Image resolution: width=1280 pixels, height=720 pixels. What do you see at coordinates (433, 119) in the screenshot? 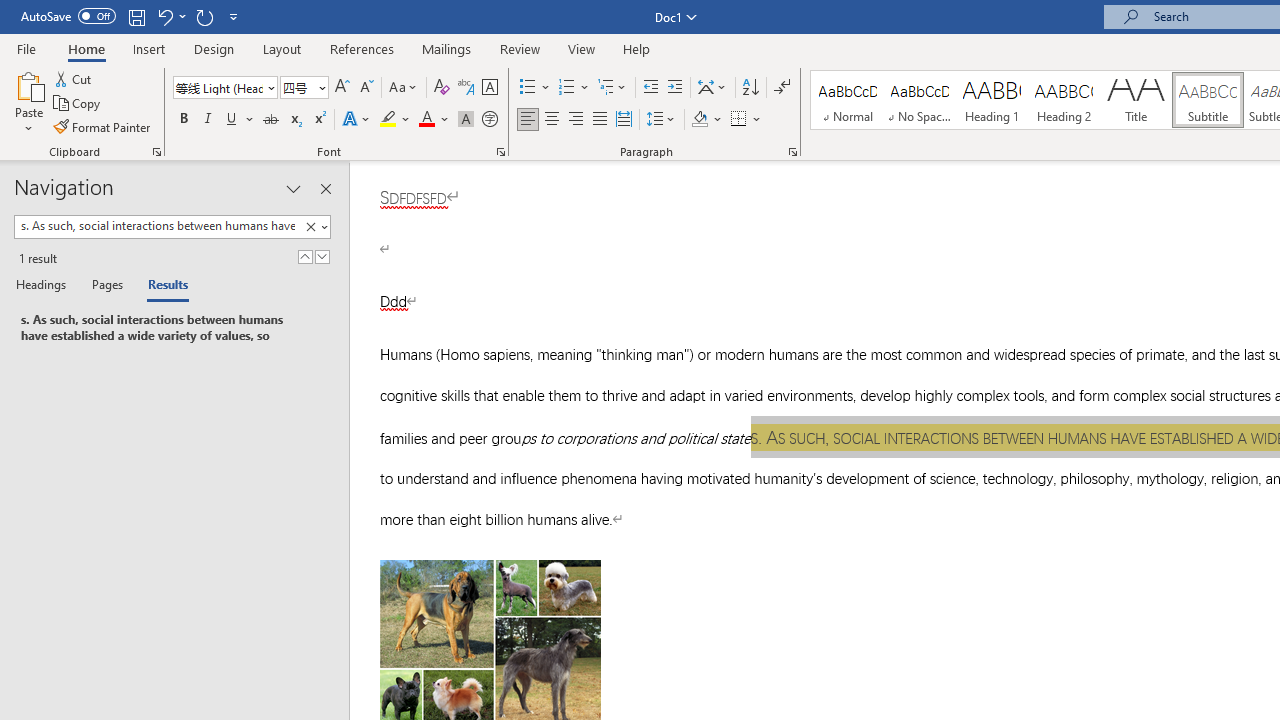
I see `'Font Color'` at bounding box center [433, 119].